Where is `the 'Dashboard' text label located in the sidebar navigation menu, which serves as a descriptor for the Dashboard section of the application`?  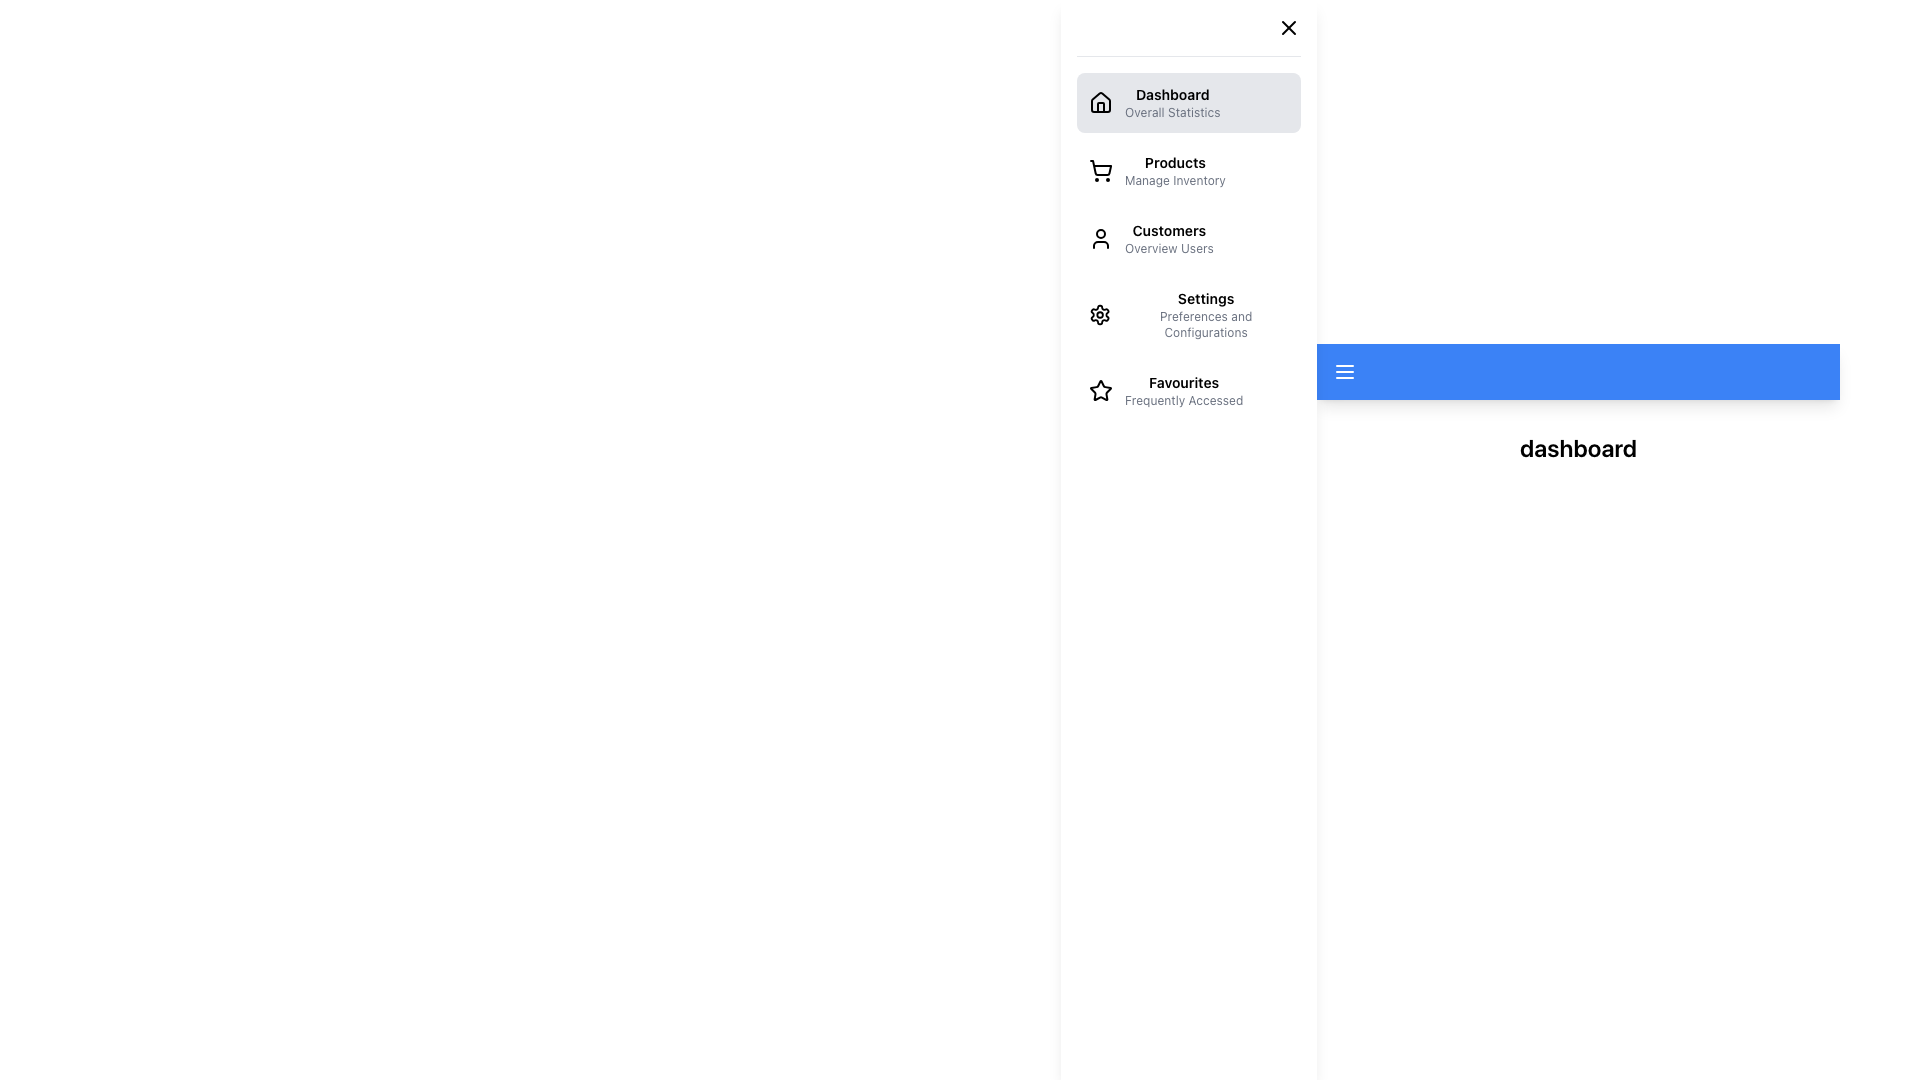 the 'Dashboard' text label located in the sidebar navigation menu, which serves as a descriptor for the Dashboard section of the application is located at coordinates (1172, 95).